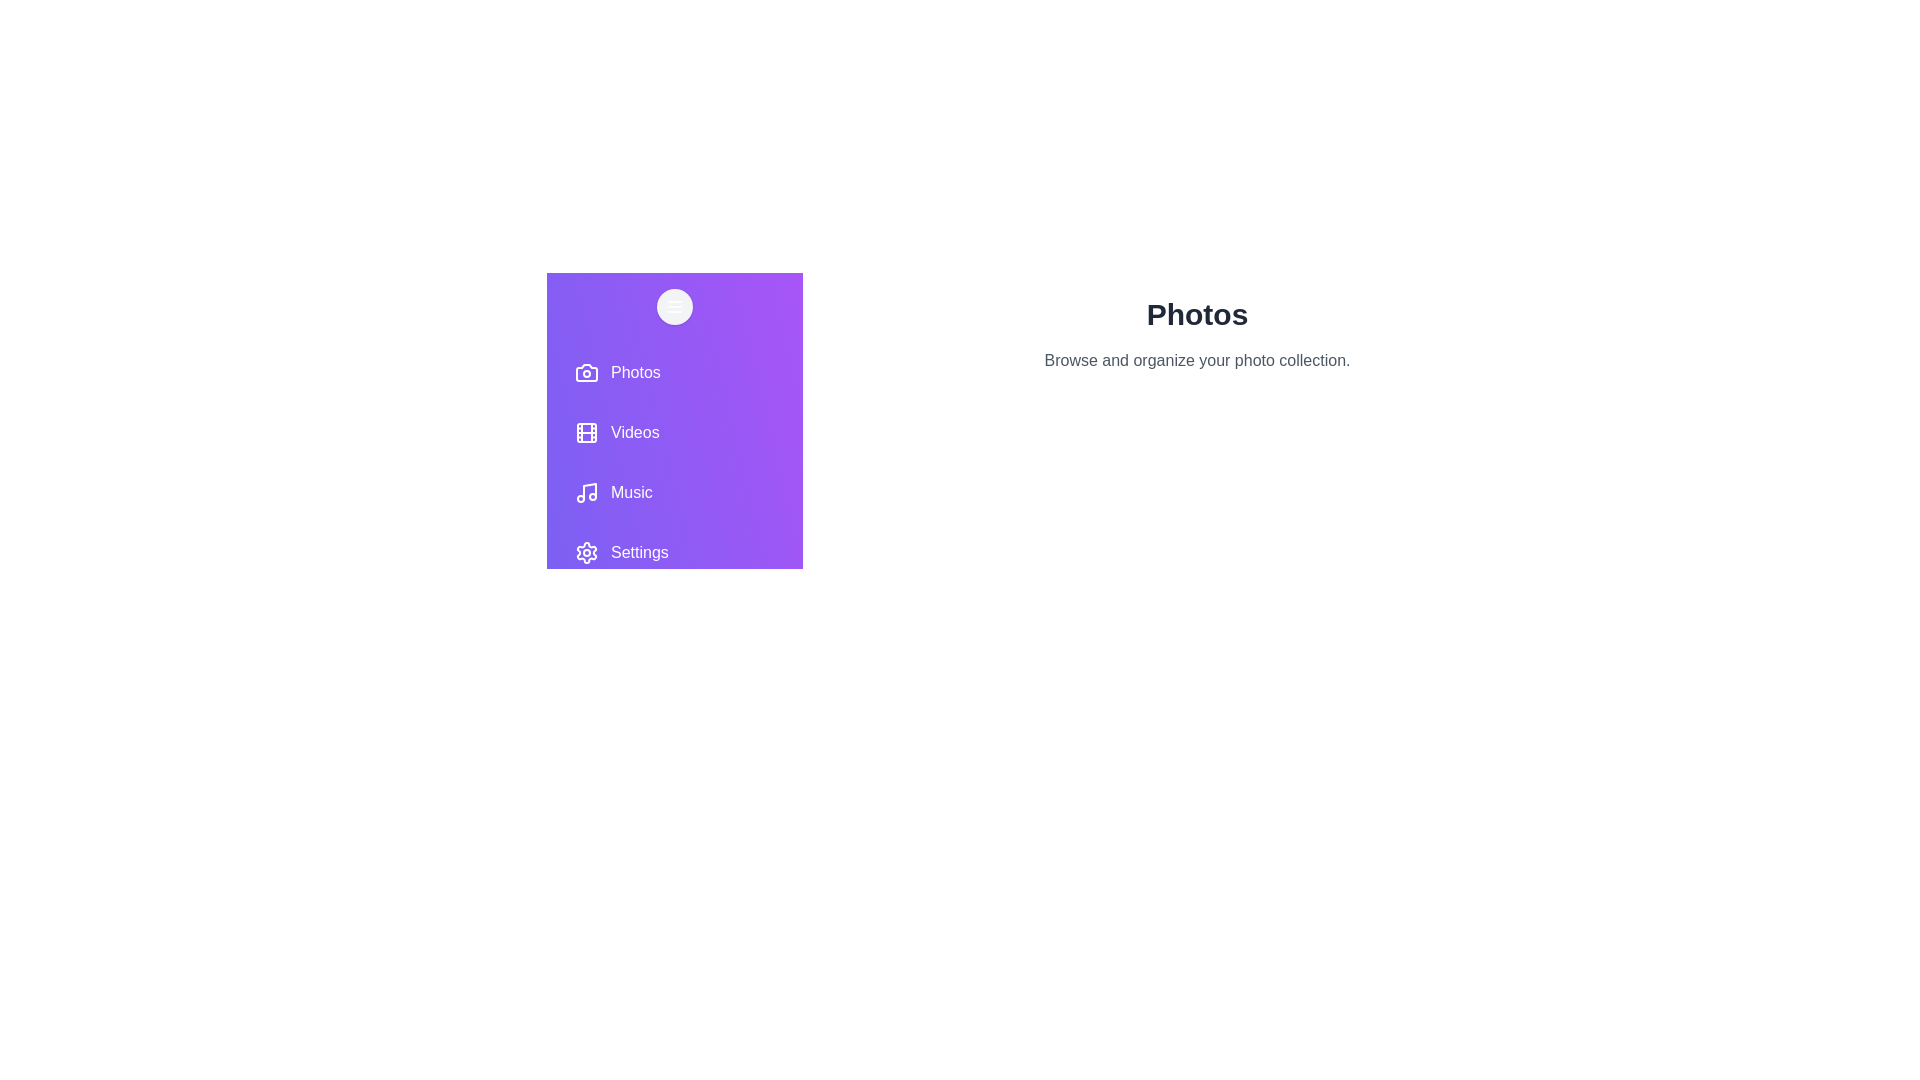  I want to click on the Photos tab to view its contents, so click(675, 373).